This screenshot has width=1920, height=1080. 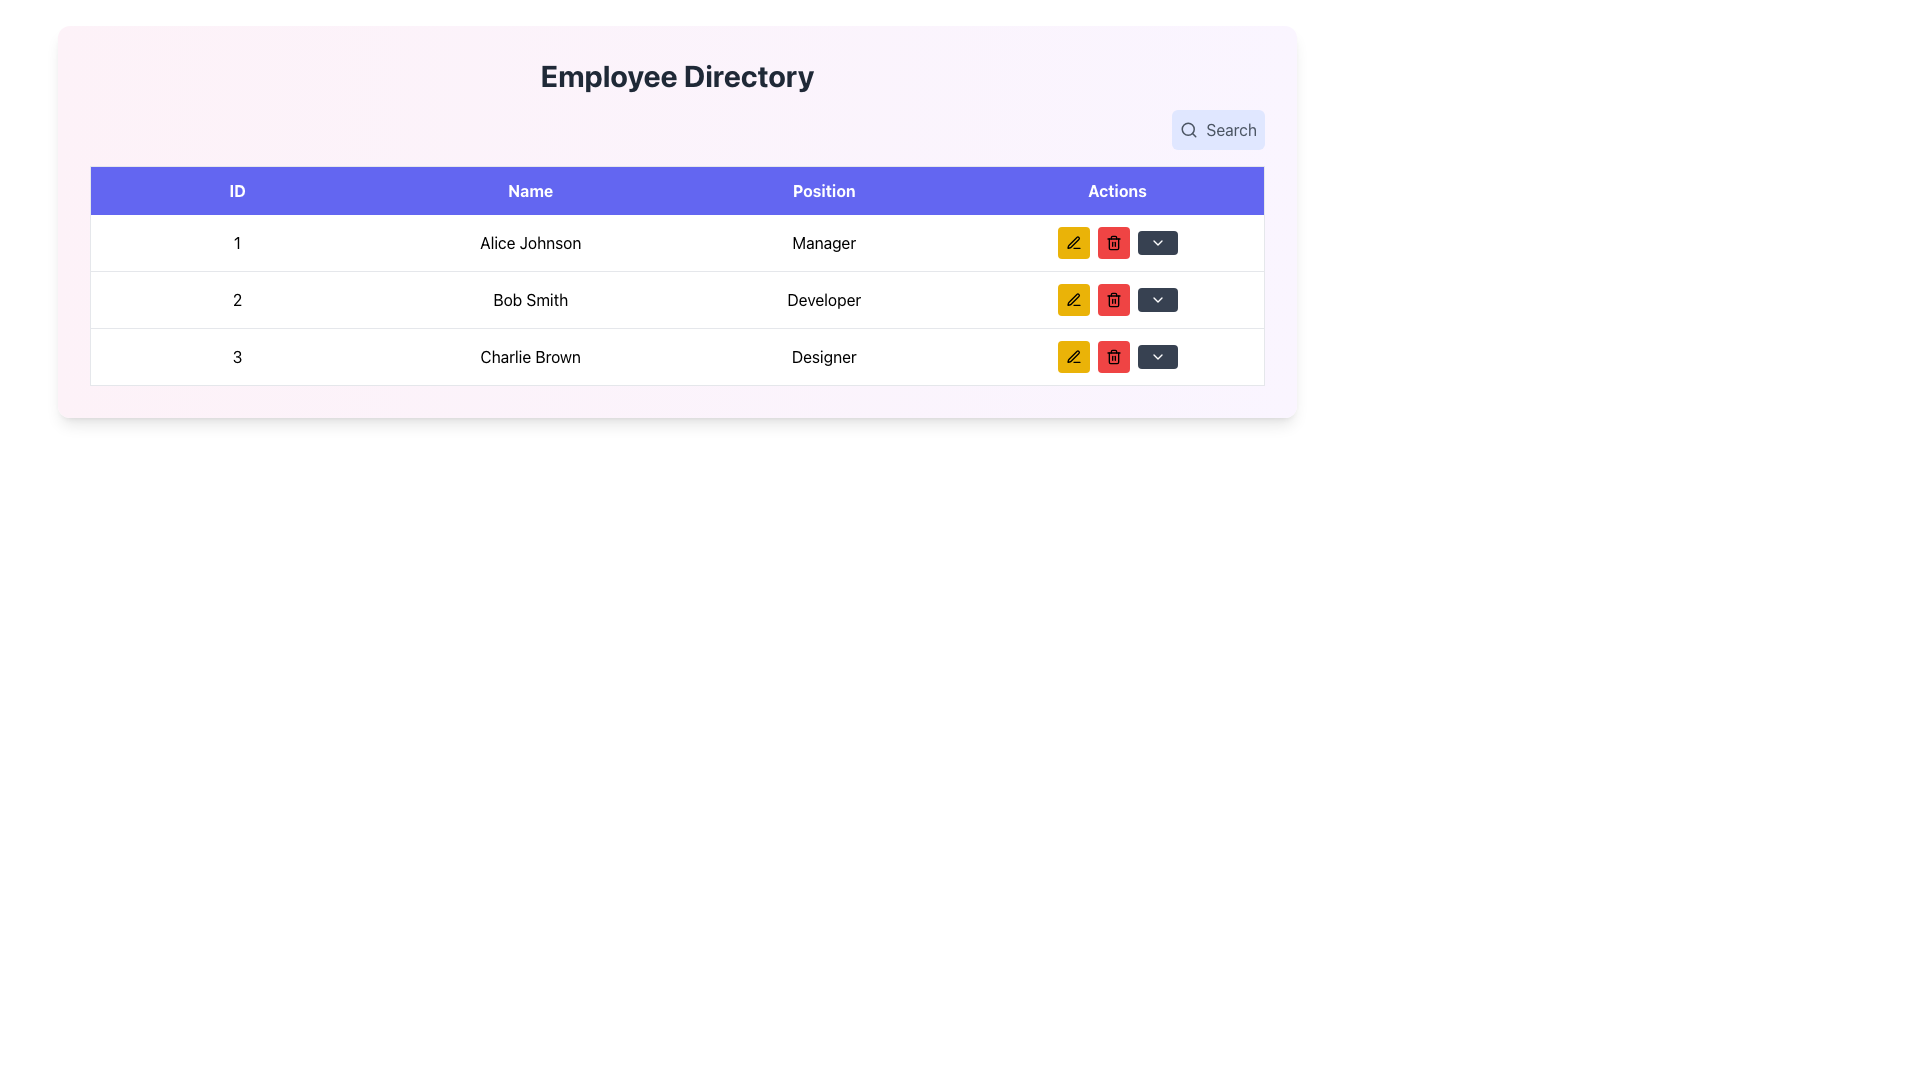 I want to click on text label displaying the job position in the second row of the table, which is aligned with the 'Bob Smith' text in the 'Name' column, so click(x=824, y=300).